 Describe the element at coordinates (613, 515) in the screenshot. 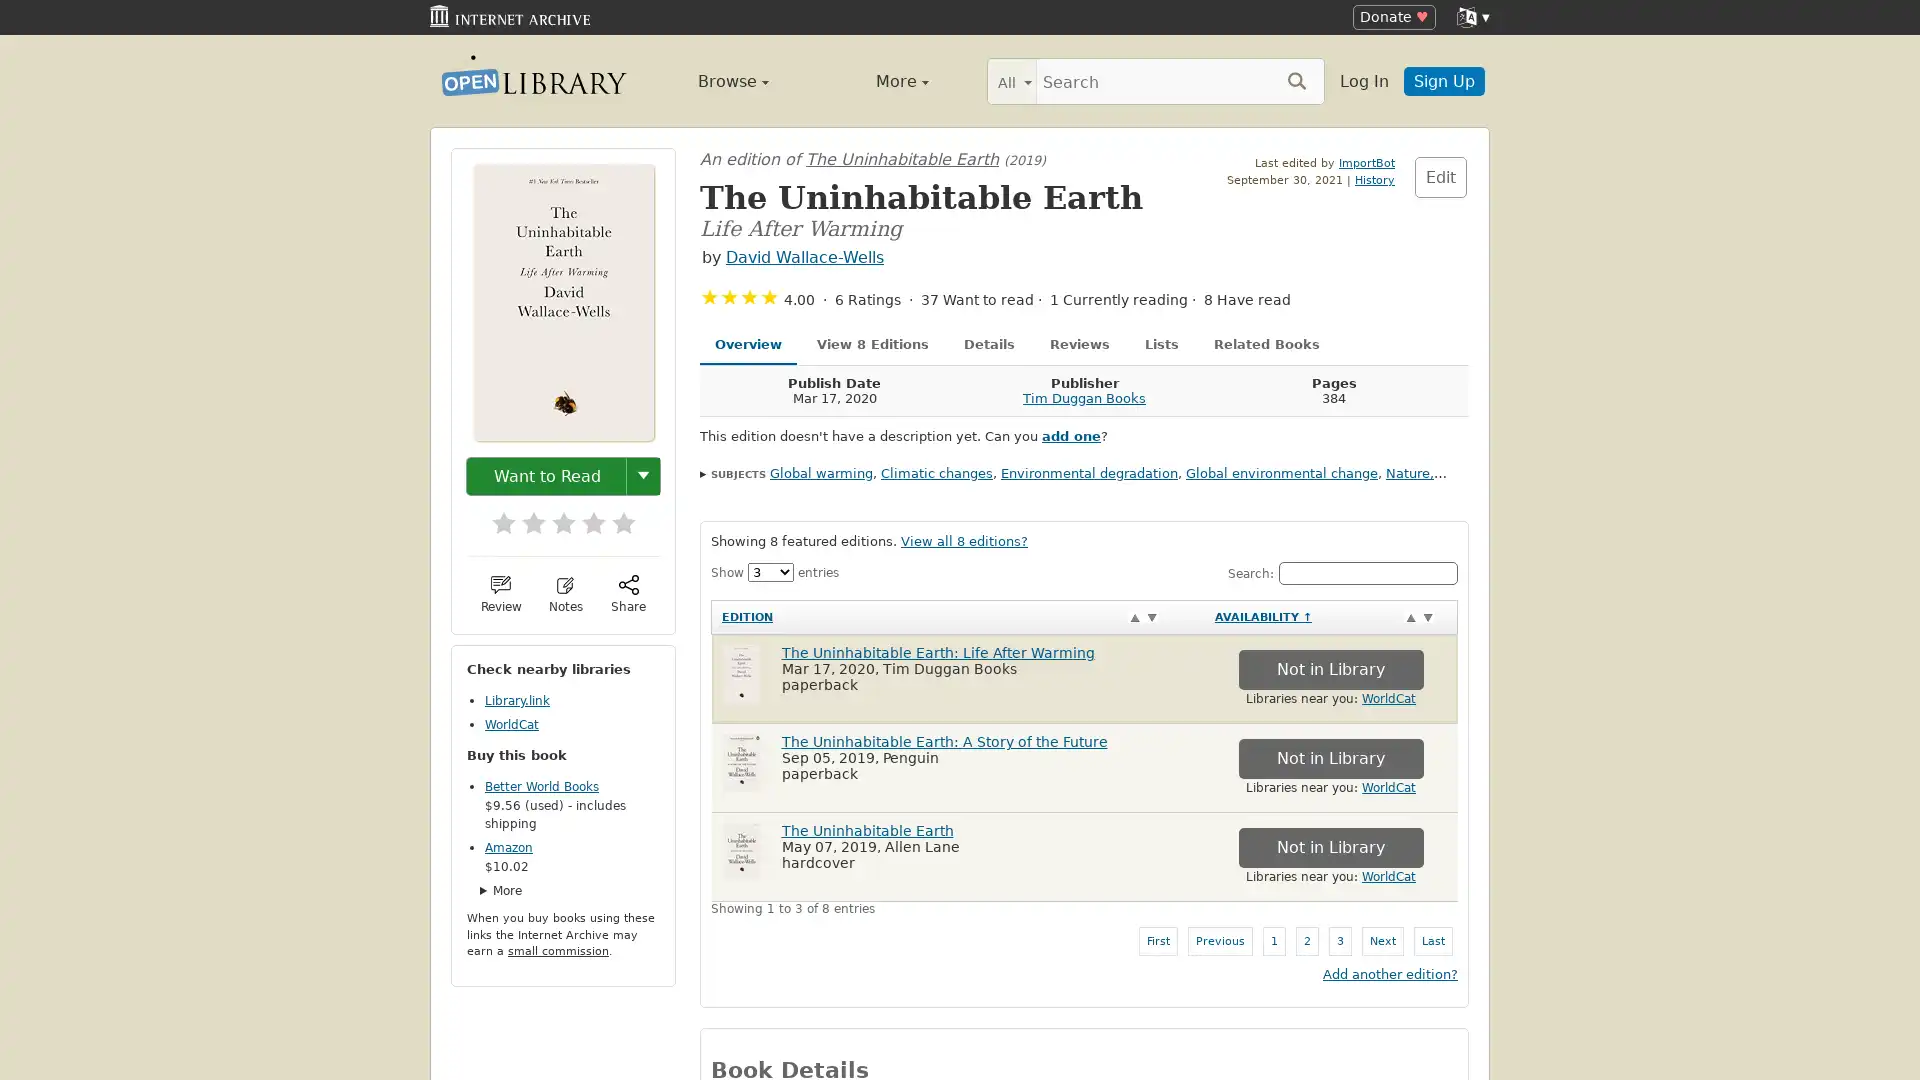

I see `5` at that location.